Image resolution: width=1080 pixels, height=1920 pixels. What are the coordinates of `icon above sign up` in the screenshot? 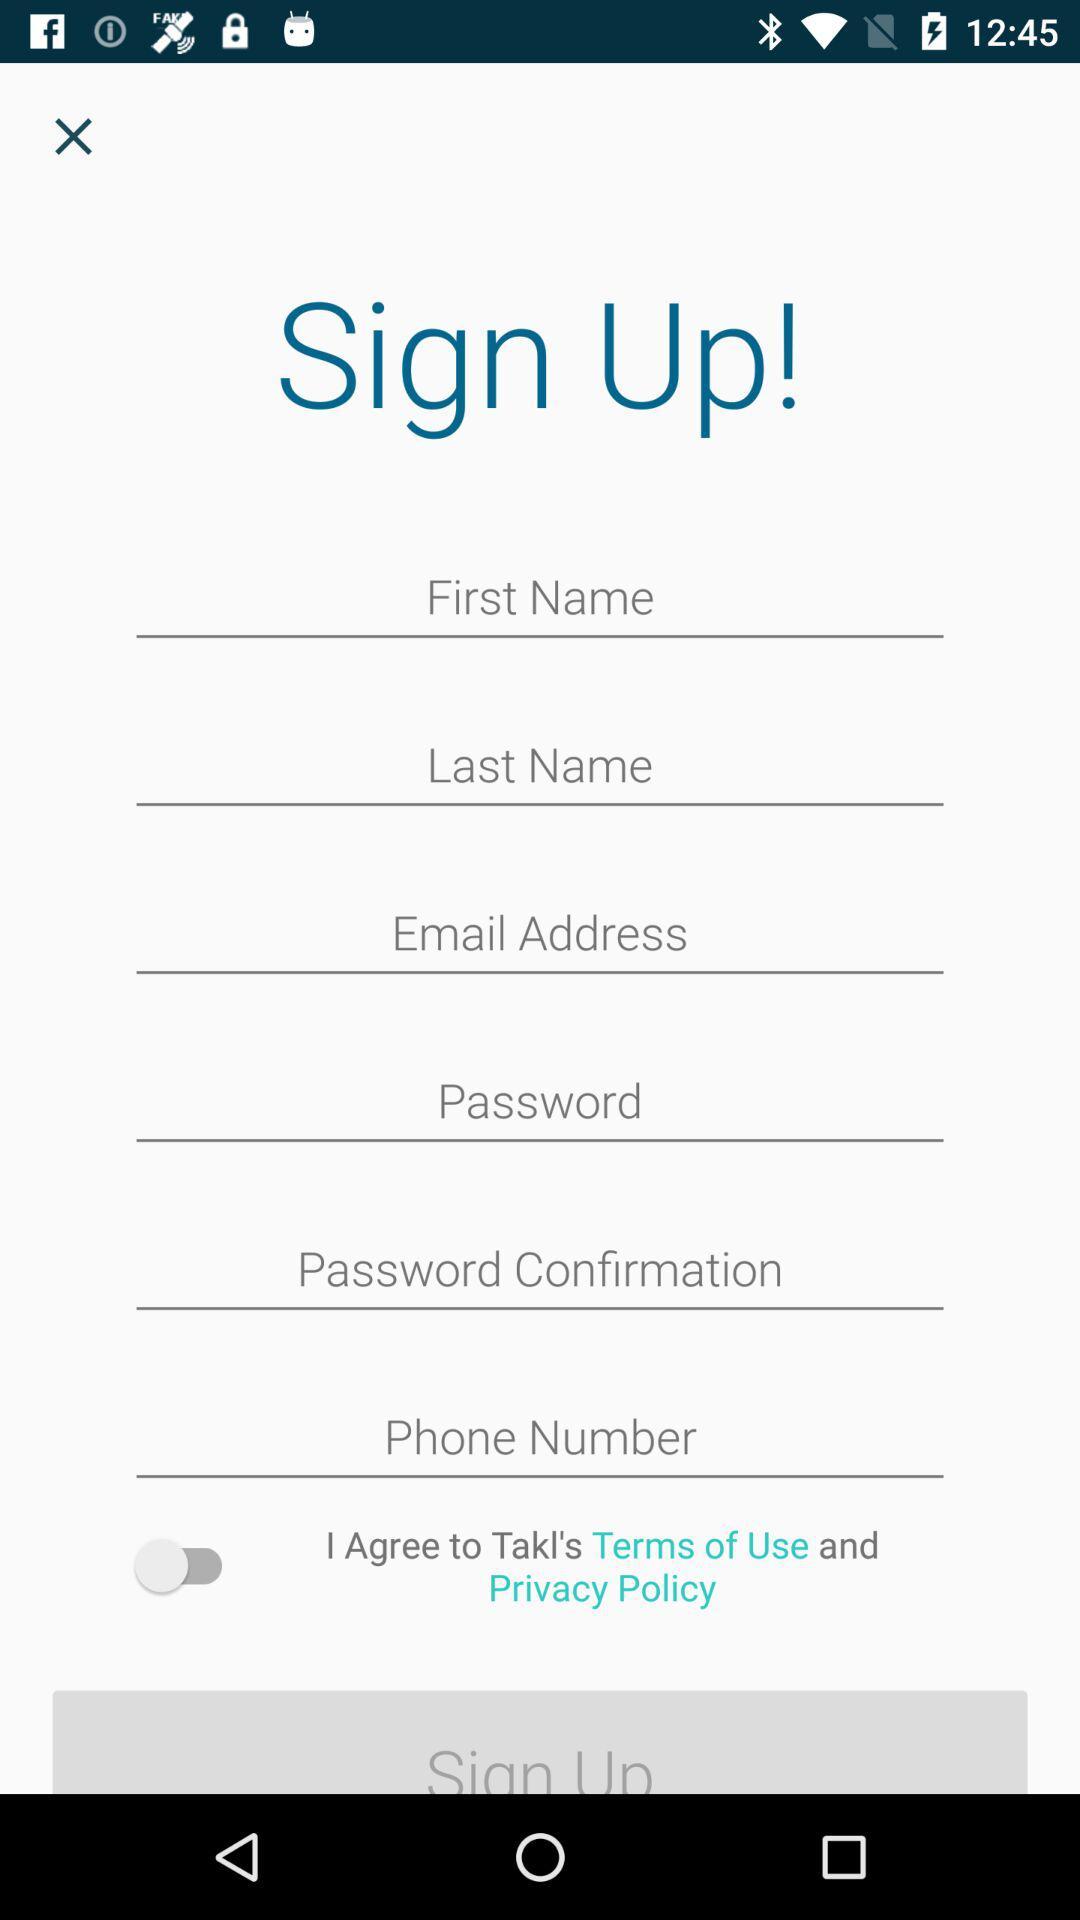 It's located at (188, 1564).